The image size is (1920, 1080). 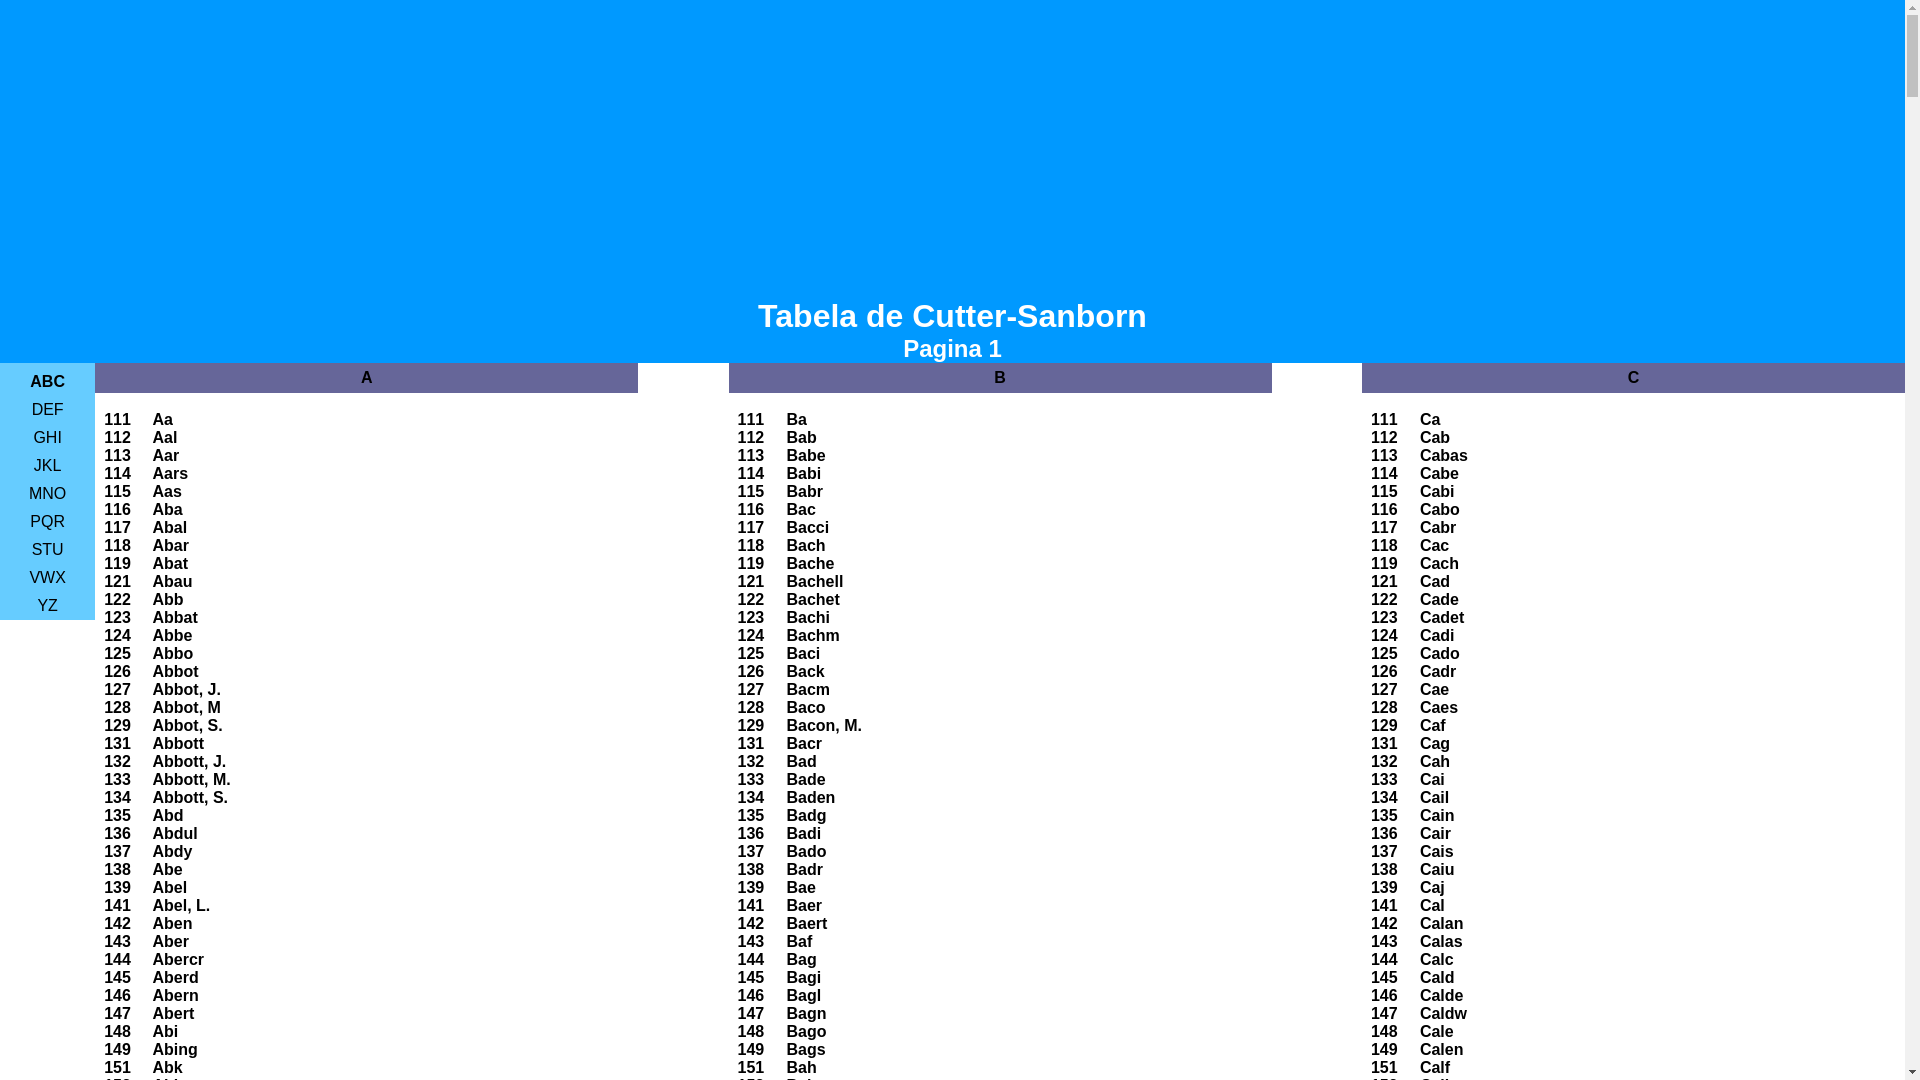 What do you see at coordinates (28, 493) in the screenshot?
I see `'MNO'` at bounding box center [28, 493].